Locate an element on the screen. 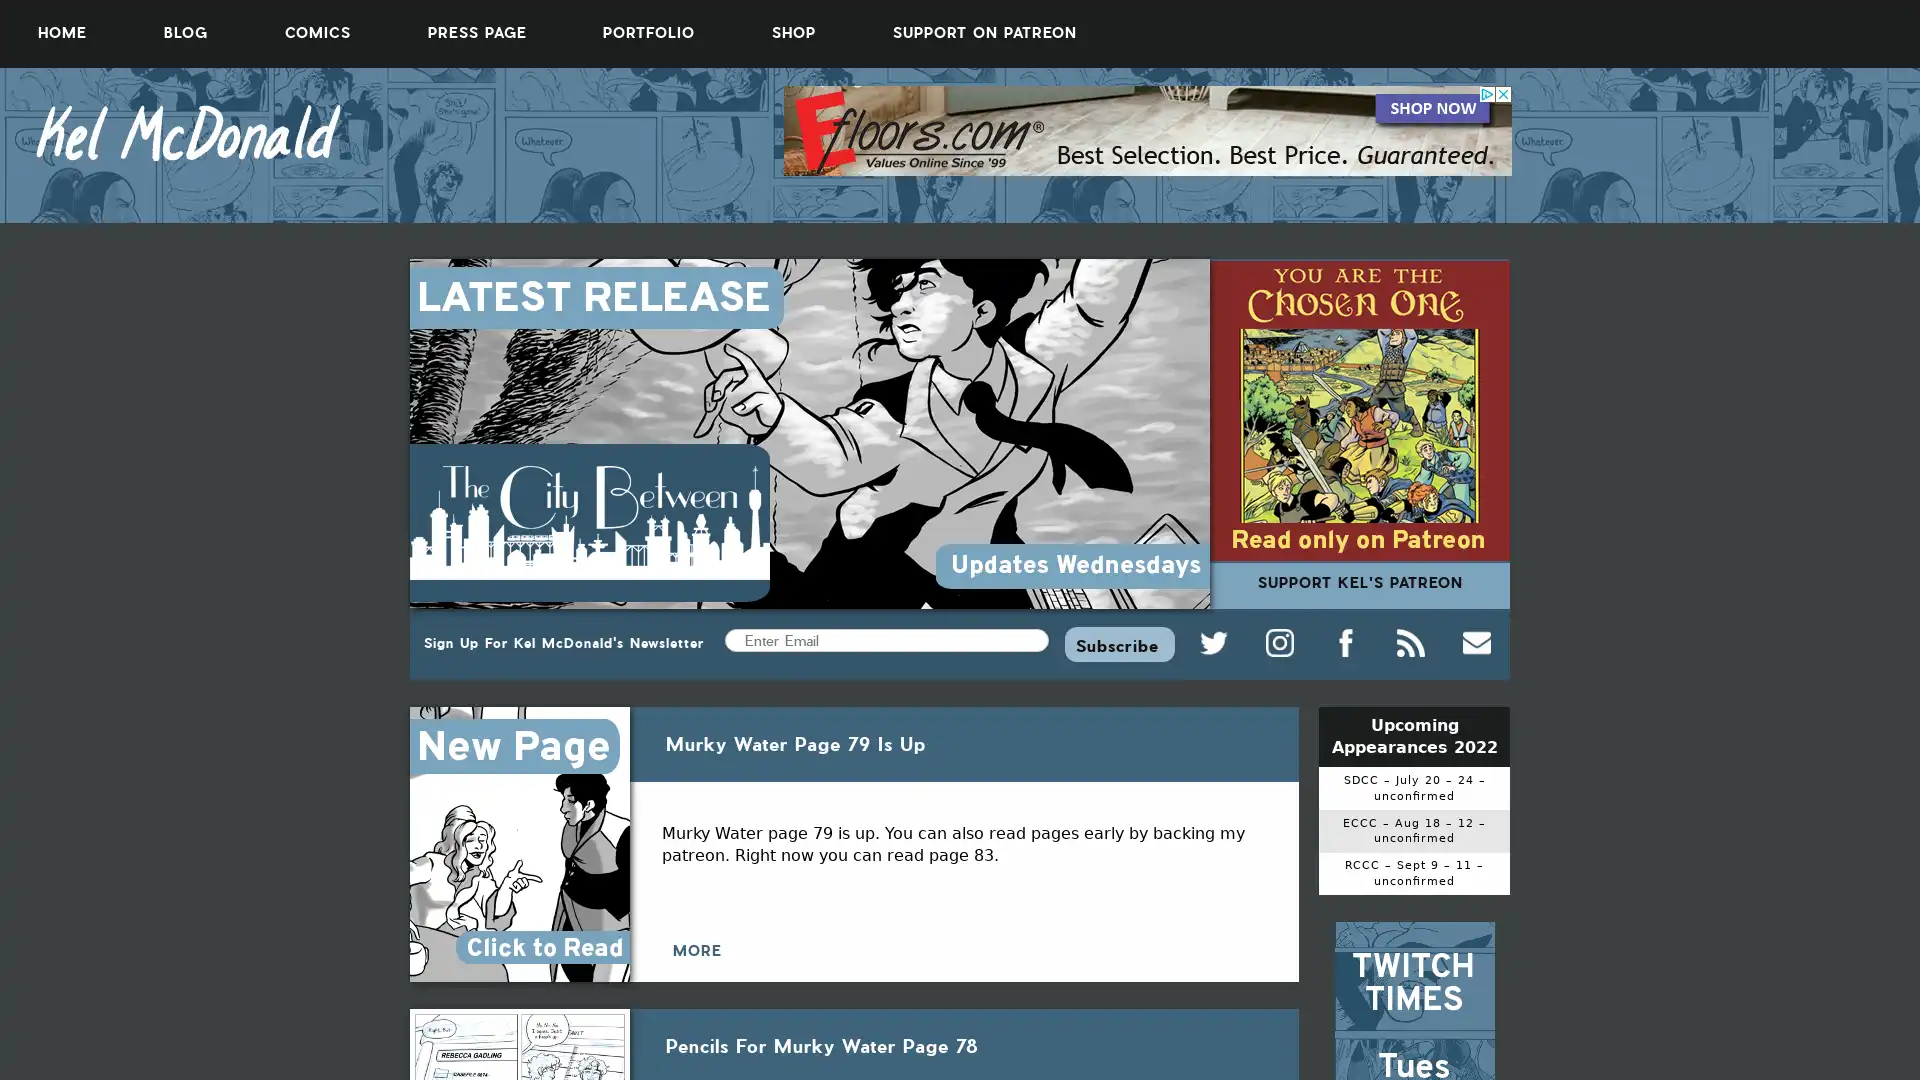  Subscribe is located at coordinates (1118, 643).